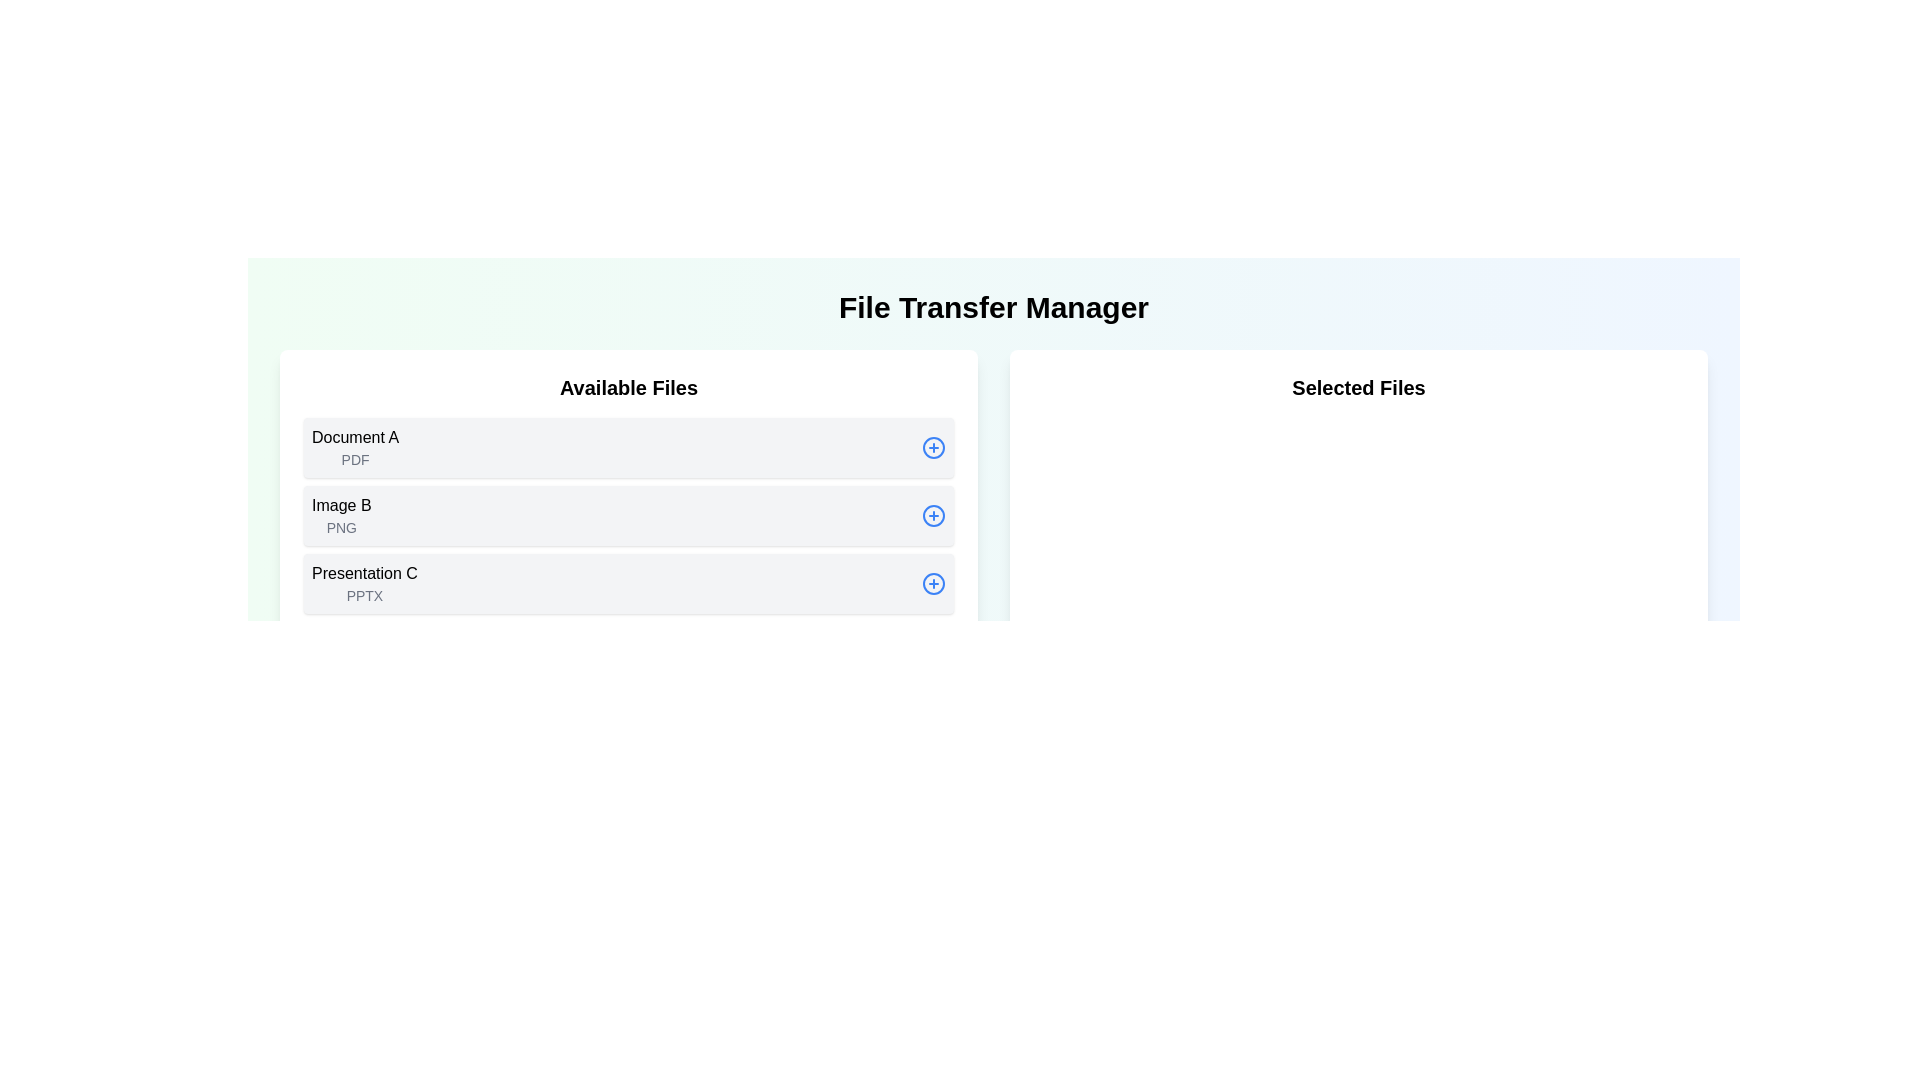 The height and width of the screenshot is (1080, 1920). Describe the element at coordinates (933, 446) in the screenshot. I see `the blue circular icon within the add button, which is located to the right of the 'Image B PNG' list item in the 'Available Files' section` at that location.